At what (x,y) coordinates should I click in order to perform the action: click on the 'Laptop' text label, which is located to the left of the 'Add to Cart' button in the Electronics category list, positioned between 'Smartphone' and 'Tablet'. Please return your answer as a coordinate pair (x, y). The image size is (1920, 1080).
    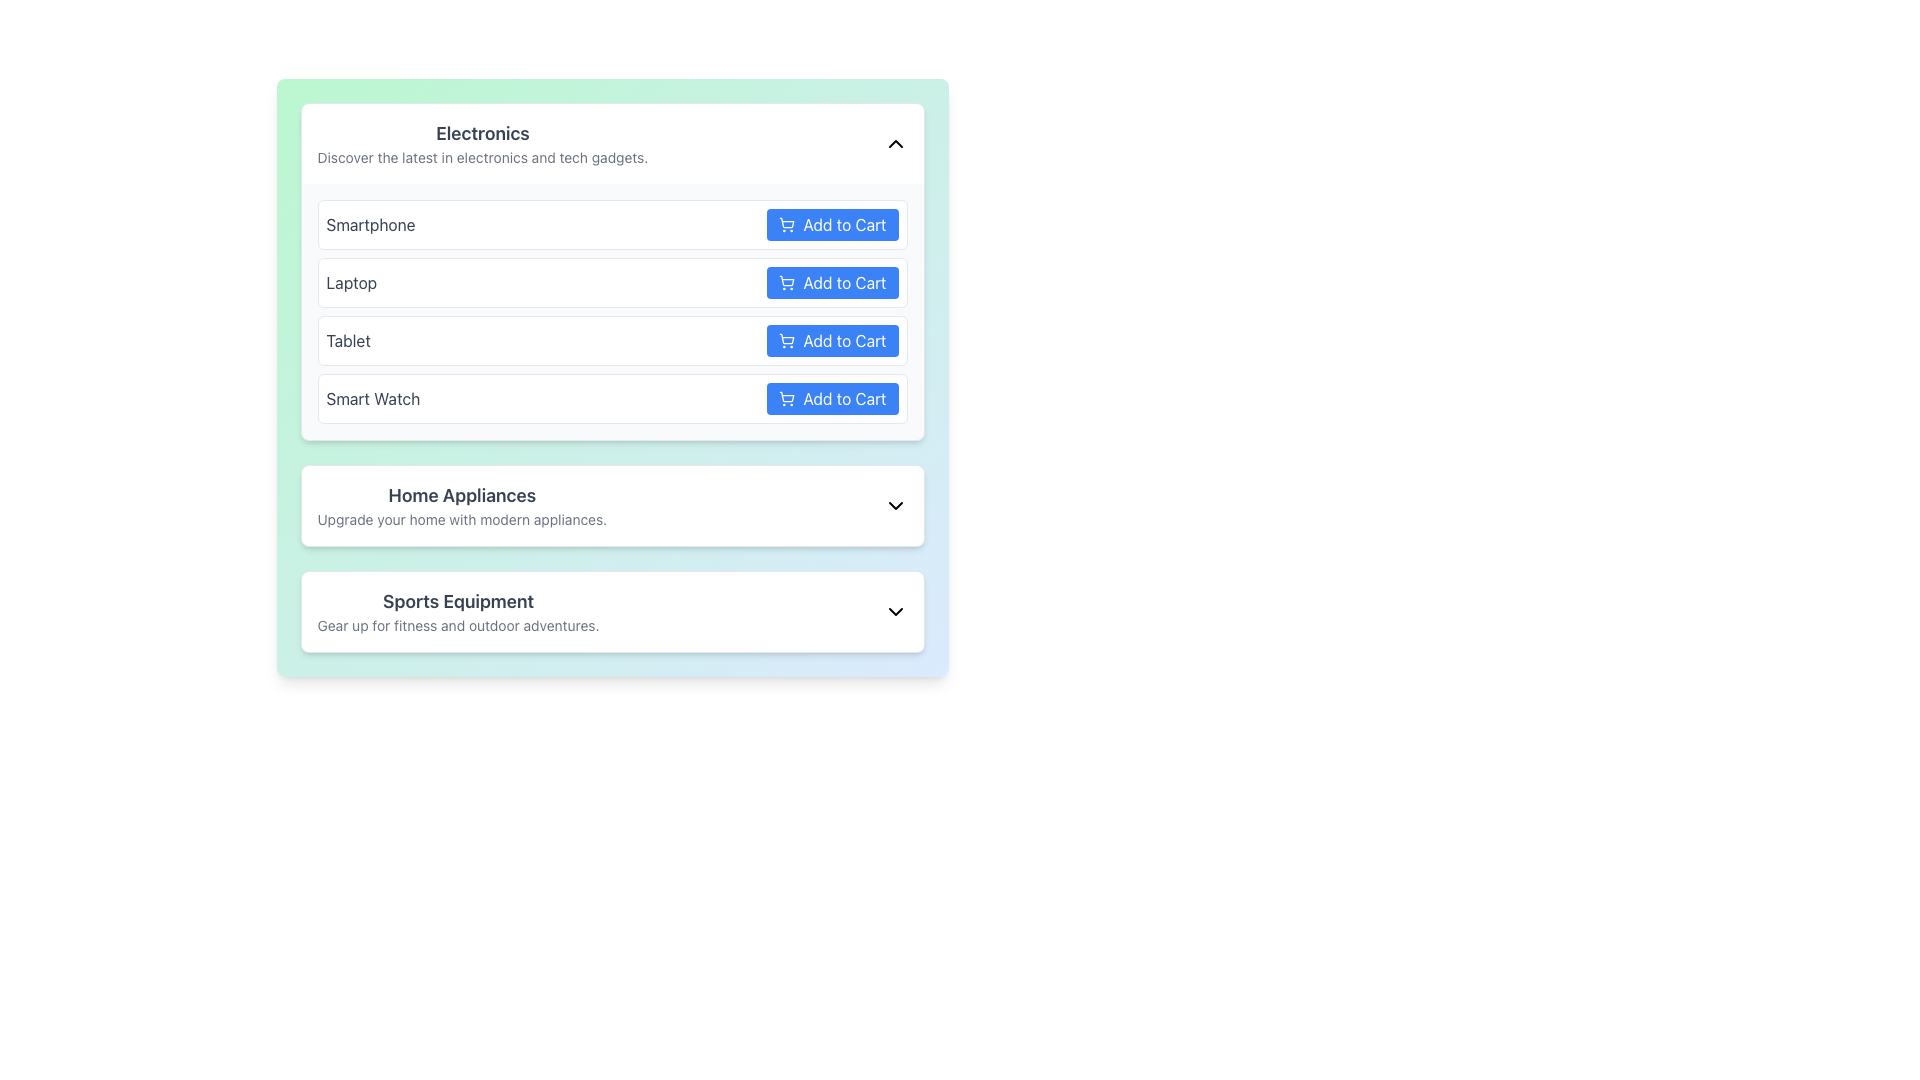
    Looking at the image, I should click on (351, 282).